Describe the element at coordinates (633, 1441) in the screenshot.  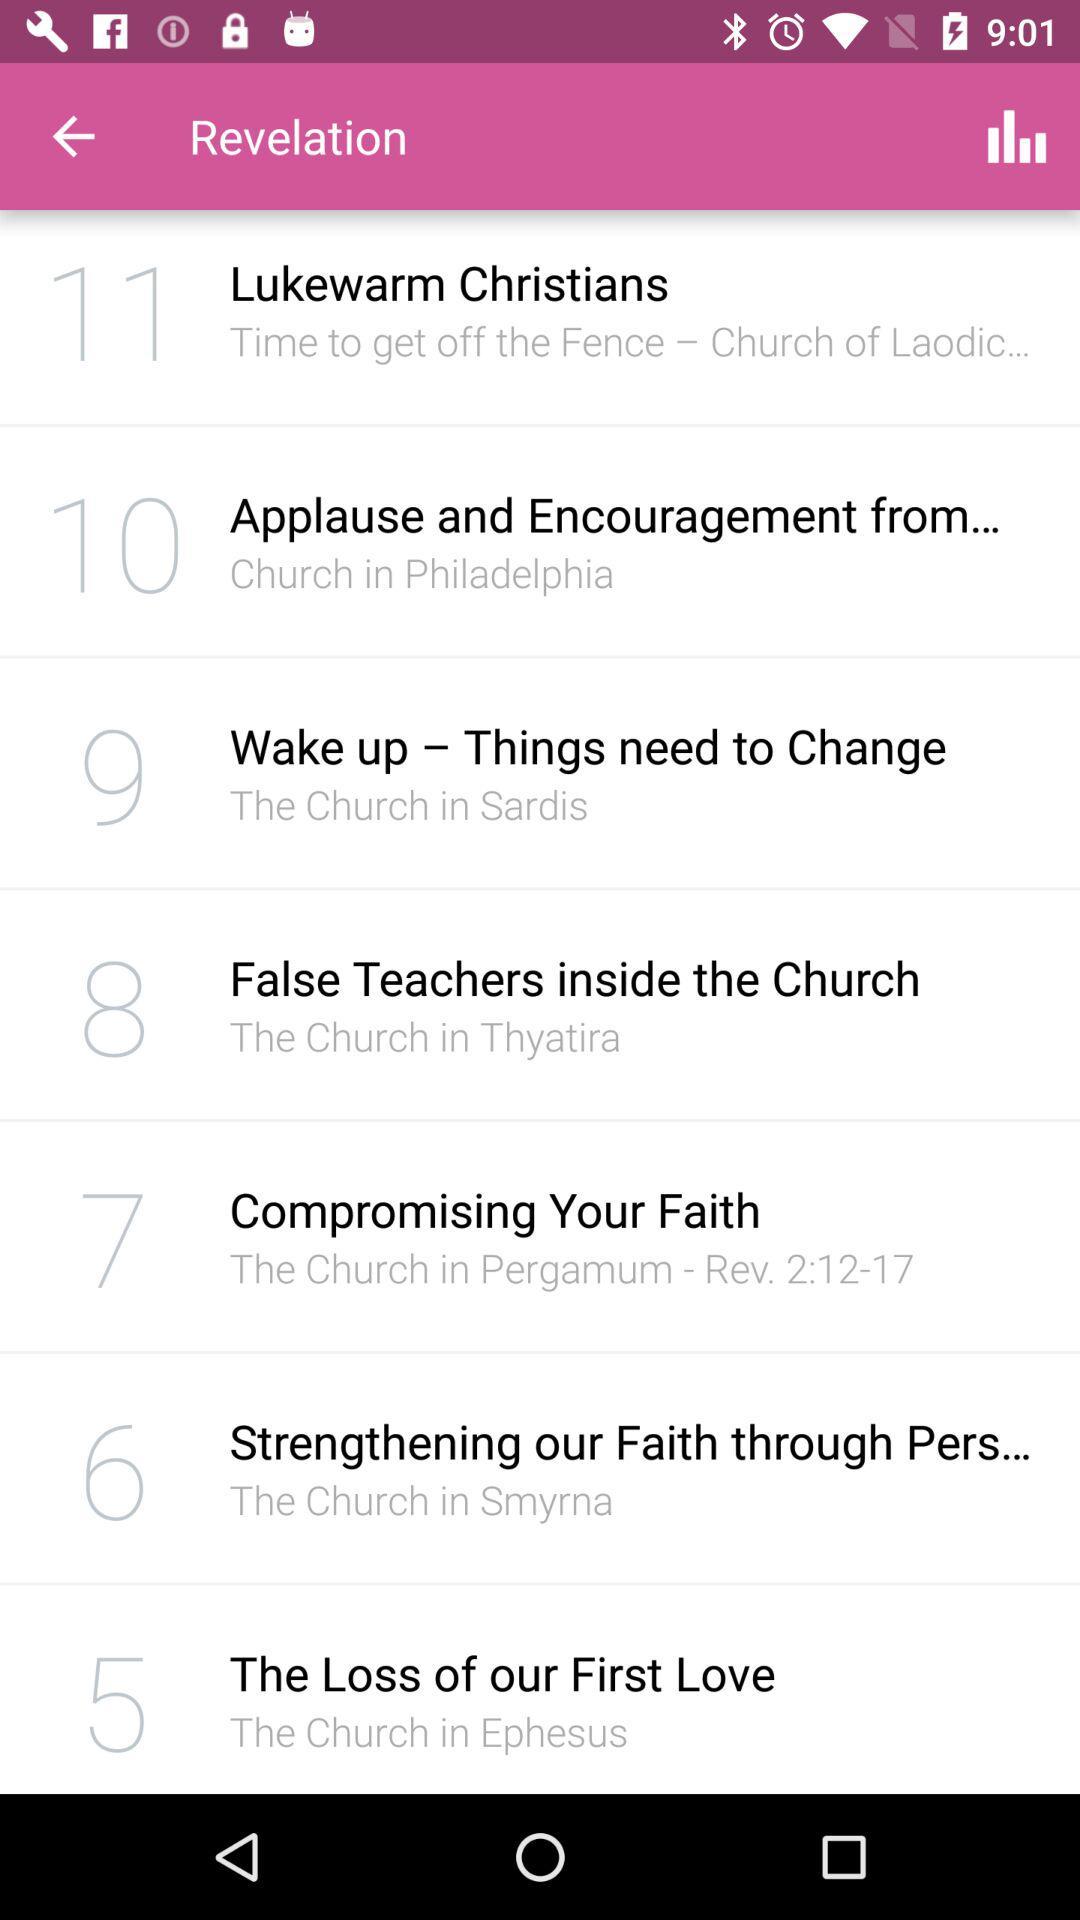
I see `item next to the 6 item` at that location.